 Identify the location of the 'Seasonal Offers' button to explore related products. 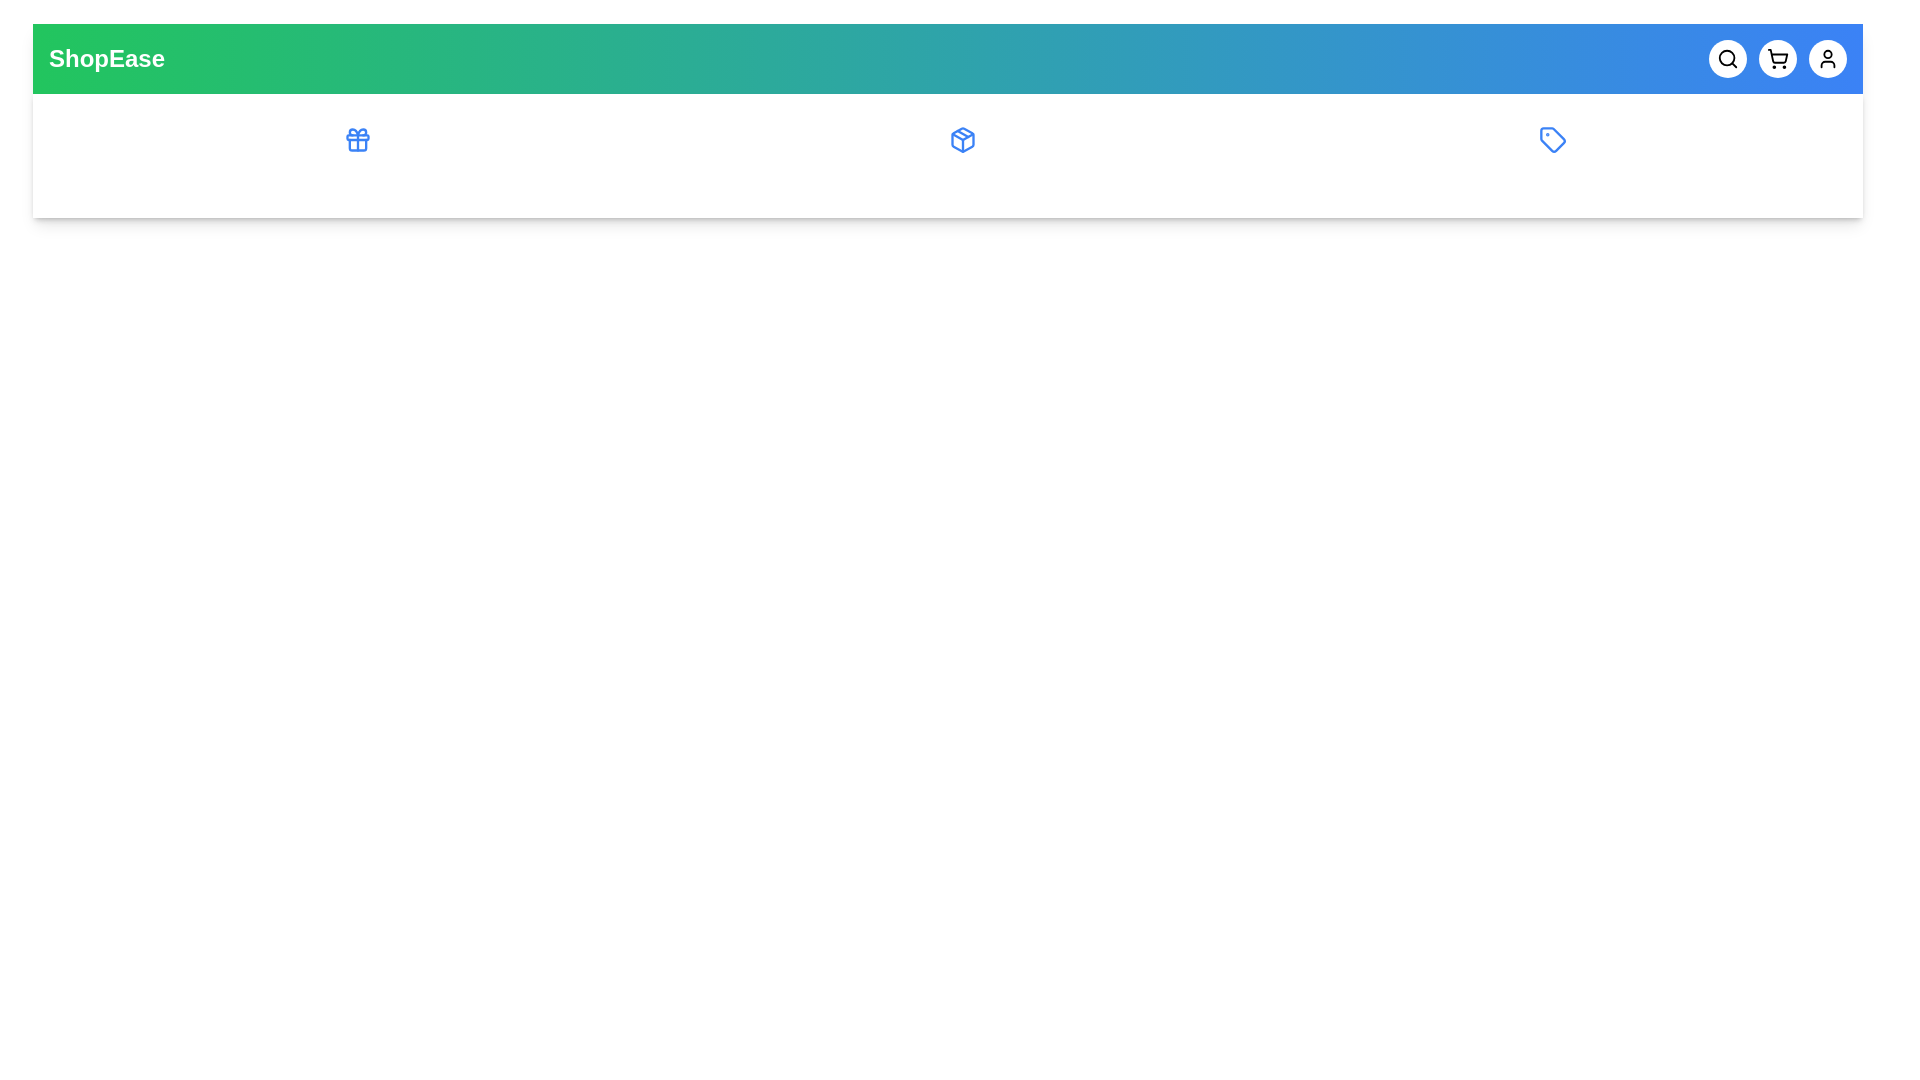
(356, 154).